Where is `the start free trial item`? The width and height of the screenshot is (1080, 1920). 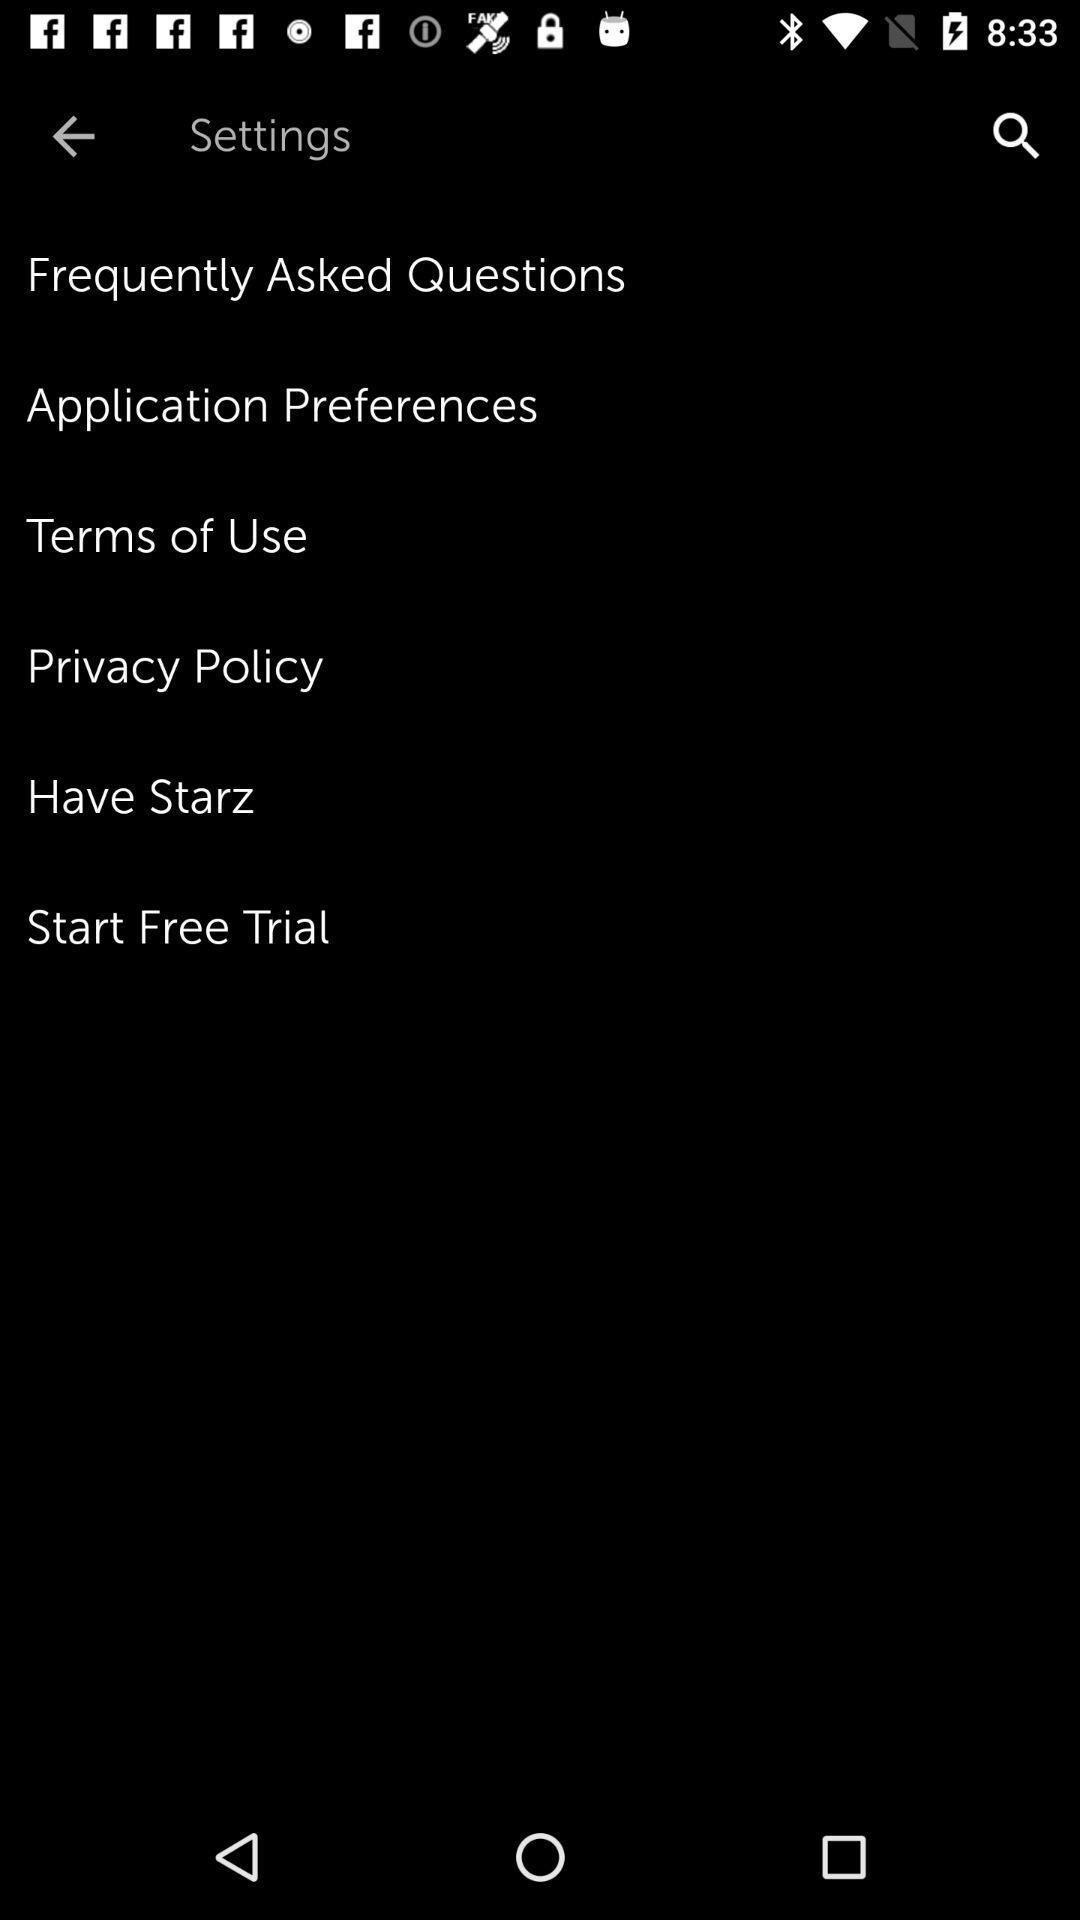 the start free trial item is located at coordinates (553, 926).